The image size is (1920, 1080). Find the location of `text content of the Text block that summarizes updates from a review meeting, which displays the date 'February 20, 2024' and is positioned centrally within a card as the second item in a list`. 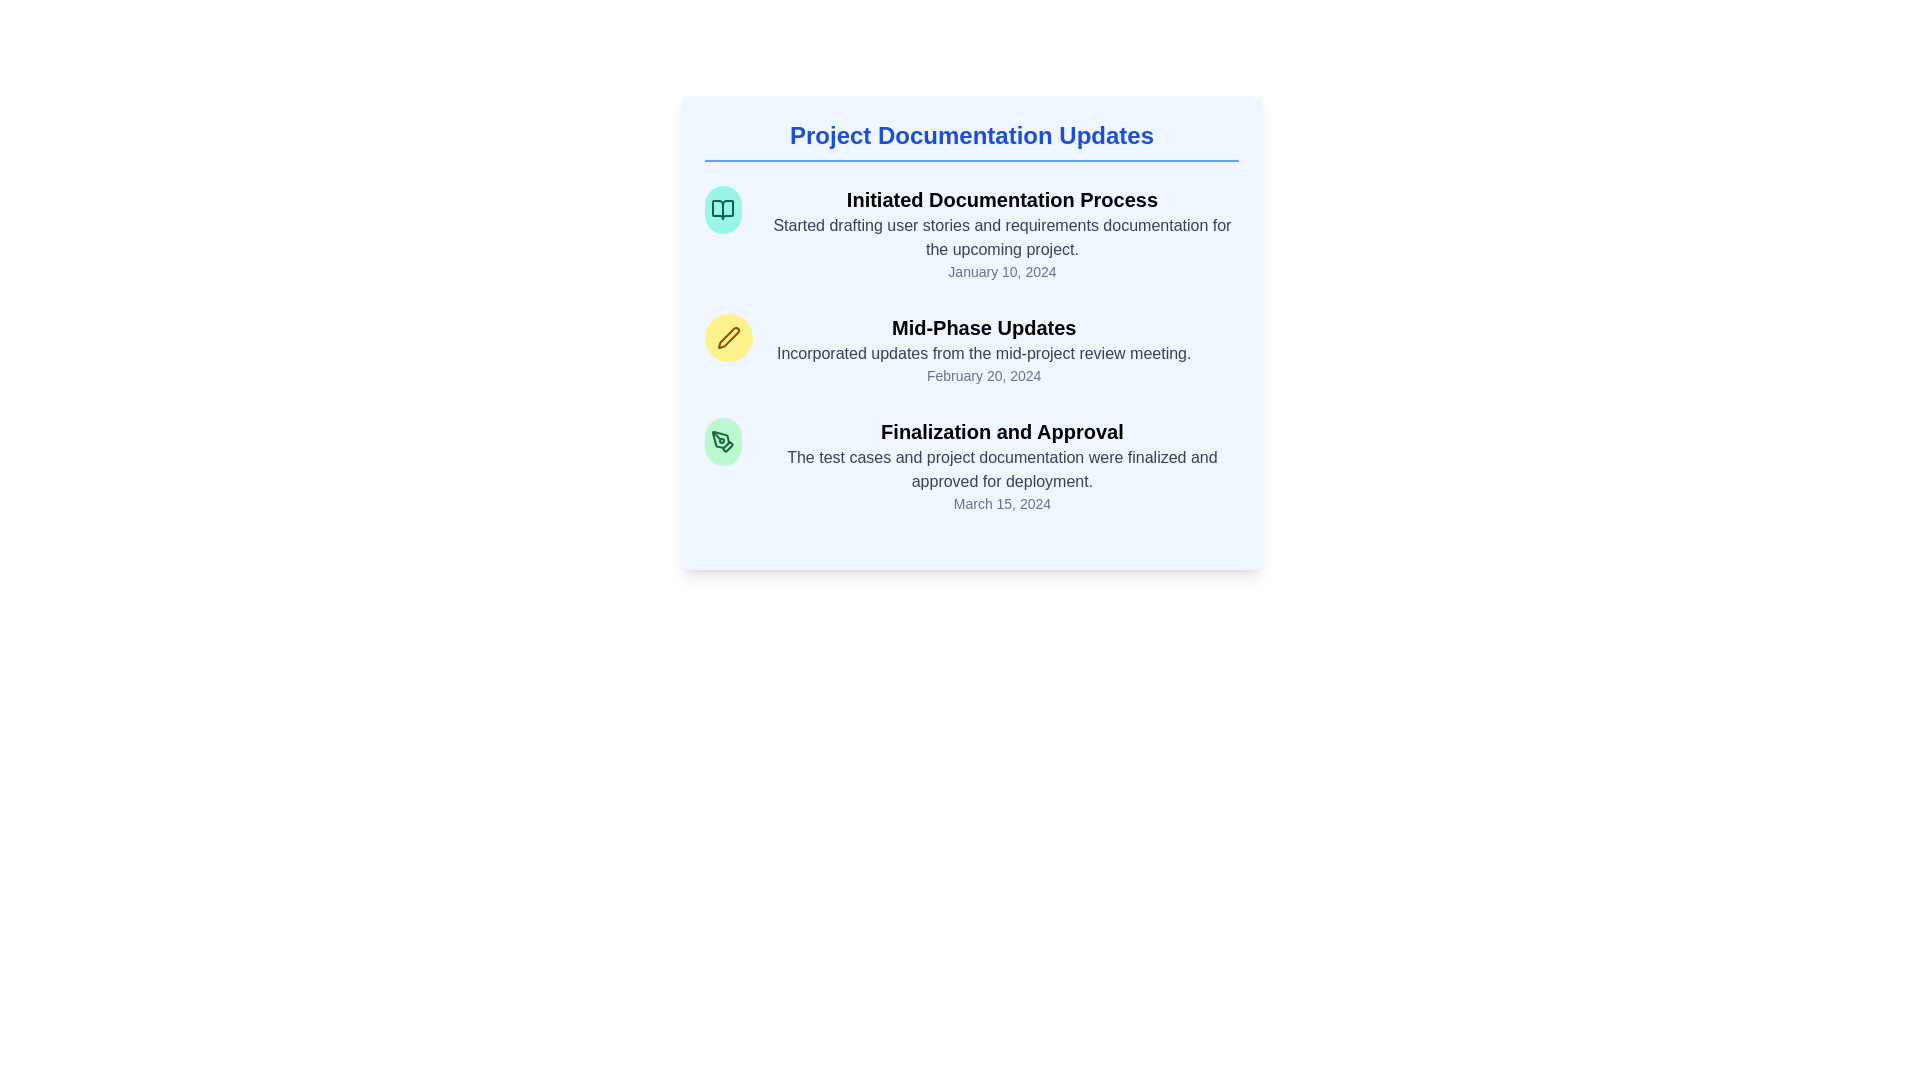

text content of the Text block that summarizes updates from a review meeting, which displays the date 'February 20, 2024' and is positioned centrally within a card as the second item in a list is located at coordinates (984, 349).